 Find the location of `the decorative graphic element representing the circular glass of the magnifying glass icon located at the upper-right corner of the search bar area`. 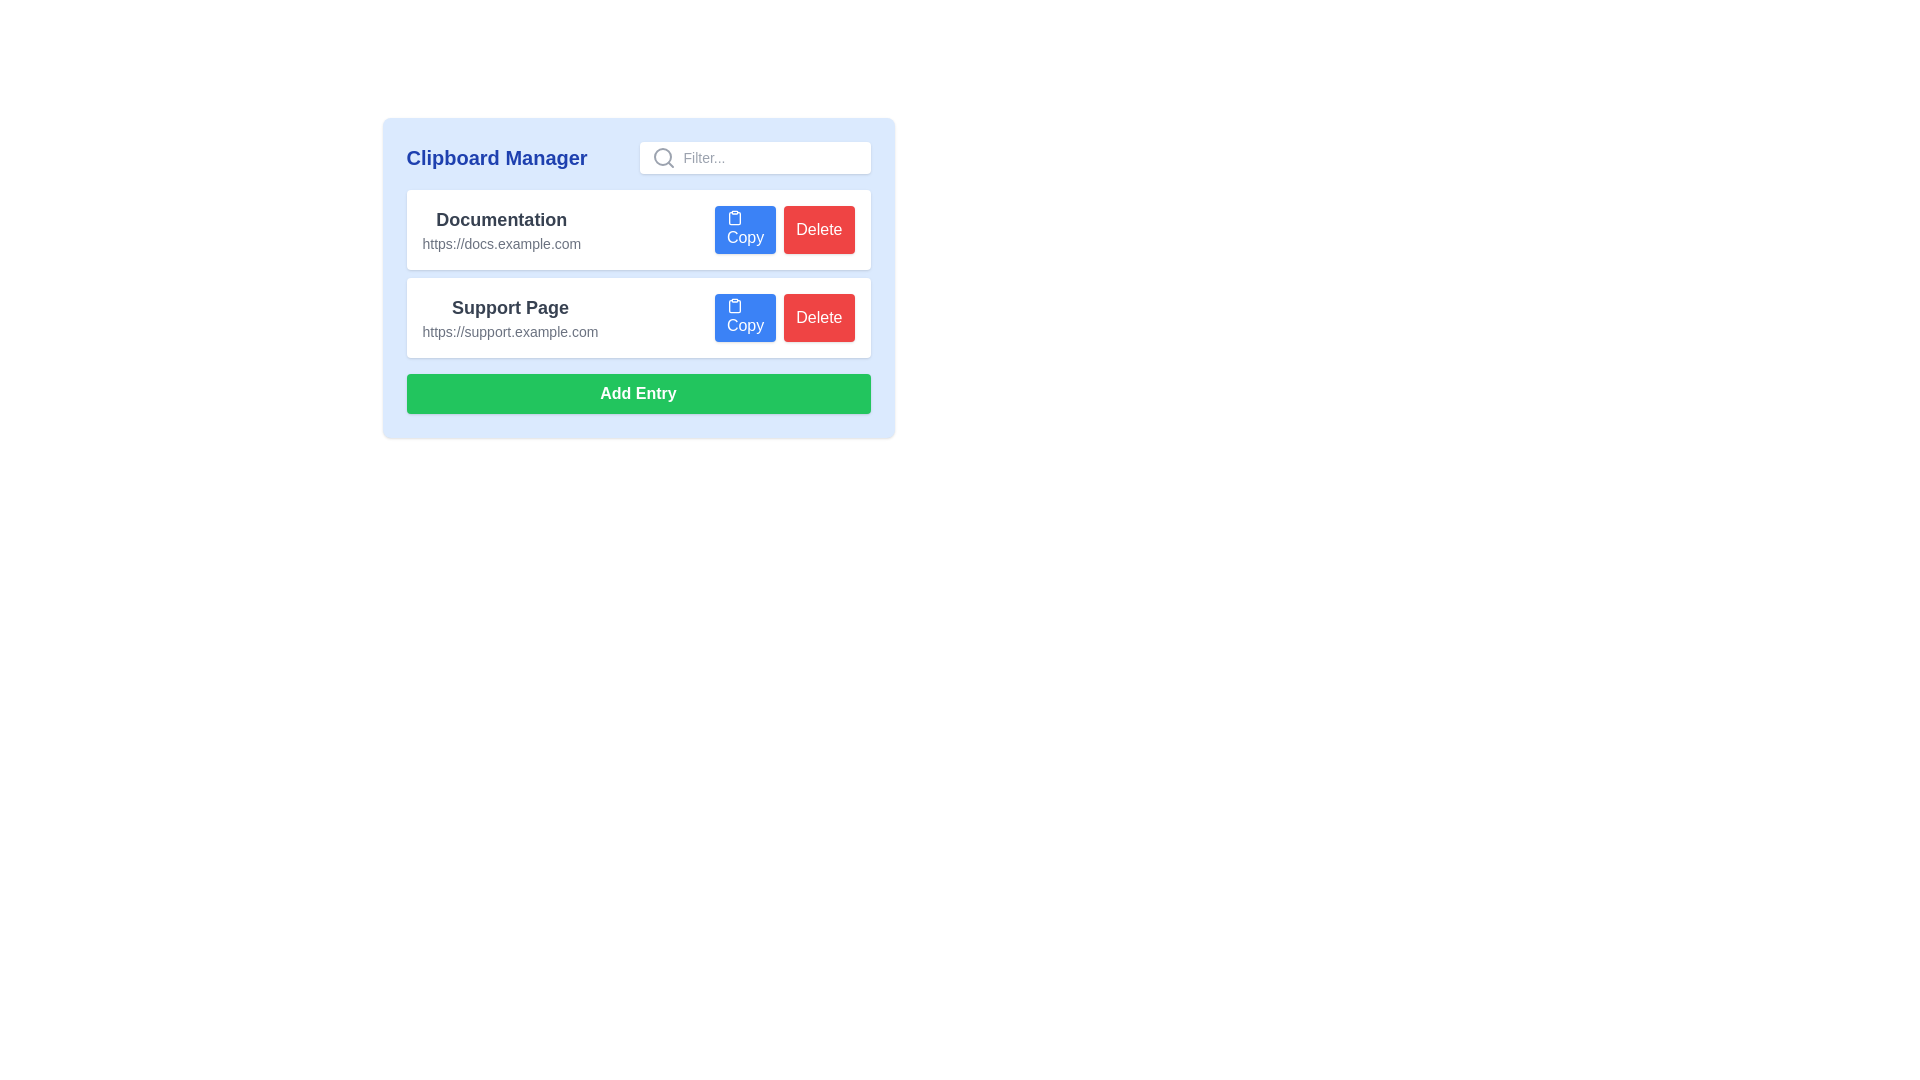

the decorative graphic element representing the circular glass of the magnifying glass icon located at the upper-right corner of the search bar area is located at coordinates (662, 156).